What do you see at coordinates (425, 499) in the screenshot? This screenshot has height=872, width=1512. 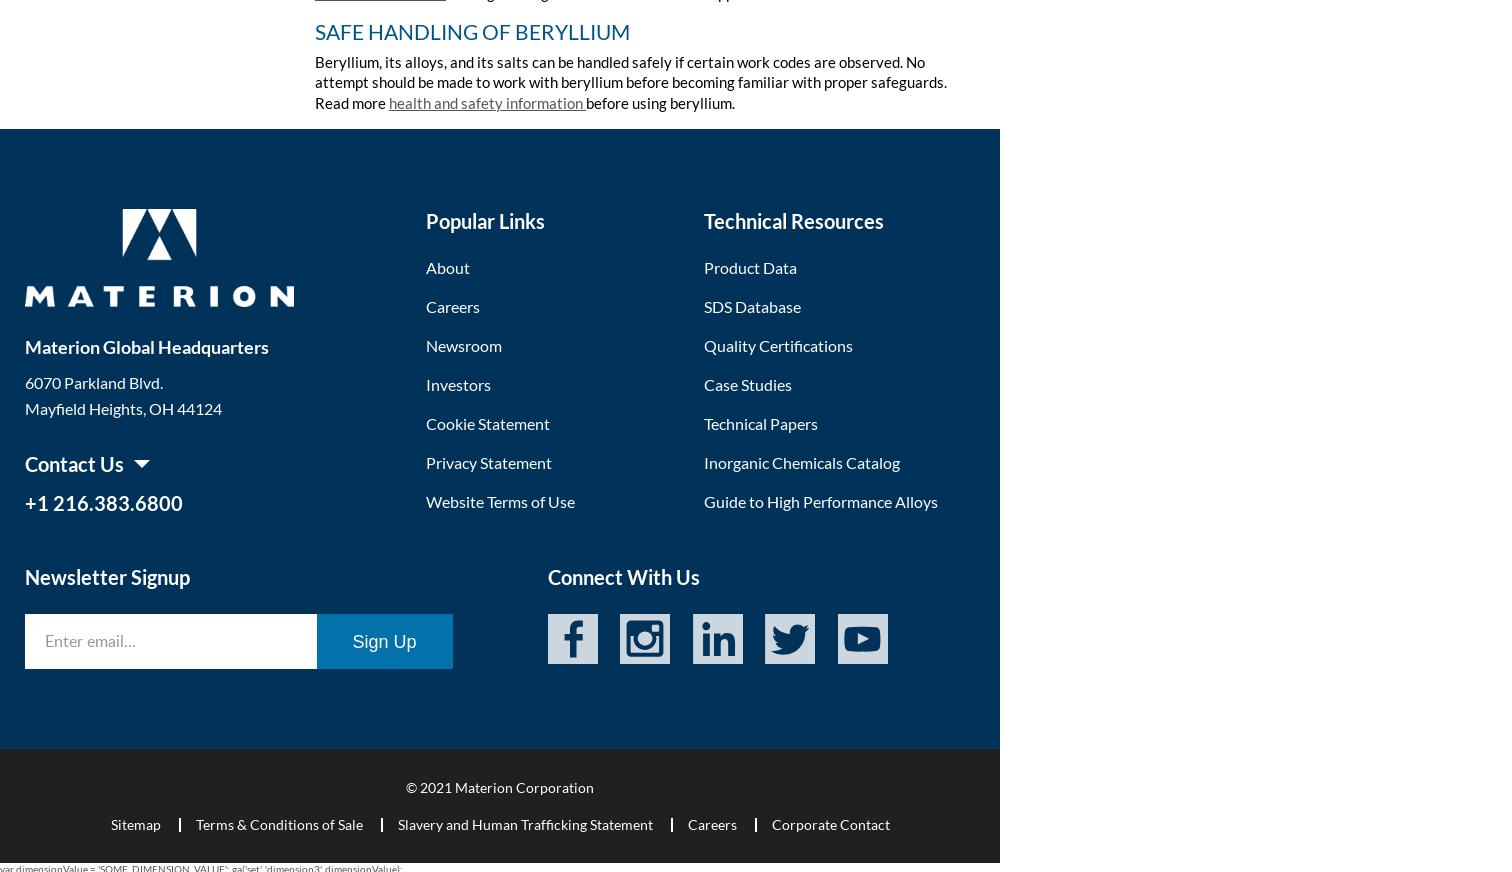 I see `'Website Terms of Use'` at bounding box center [425, 499].